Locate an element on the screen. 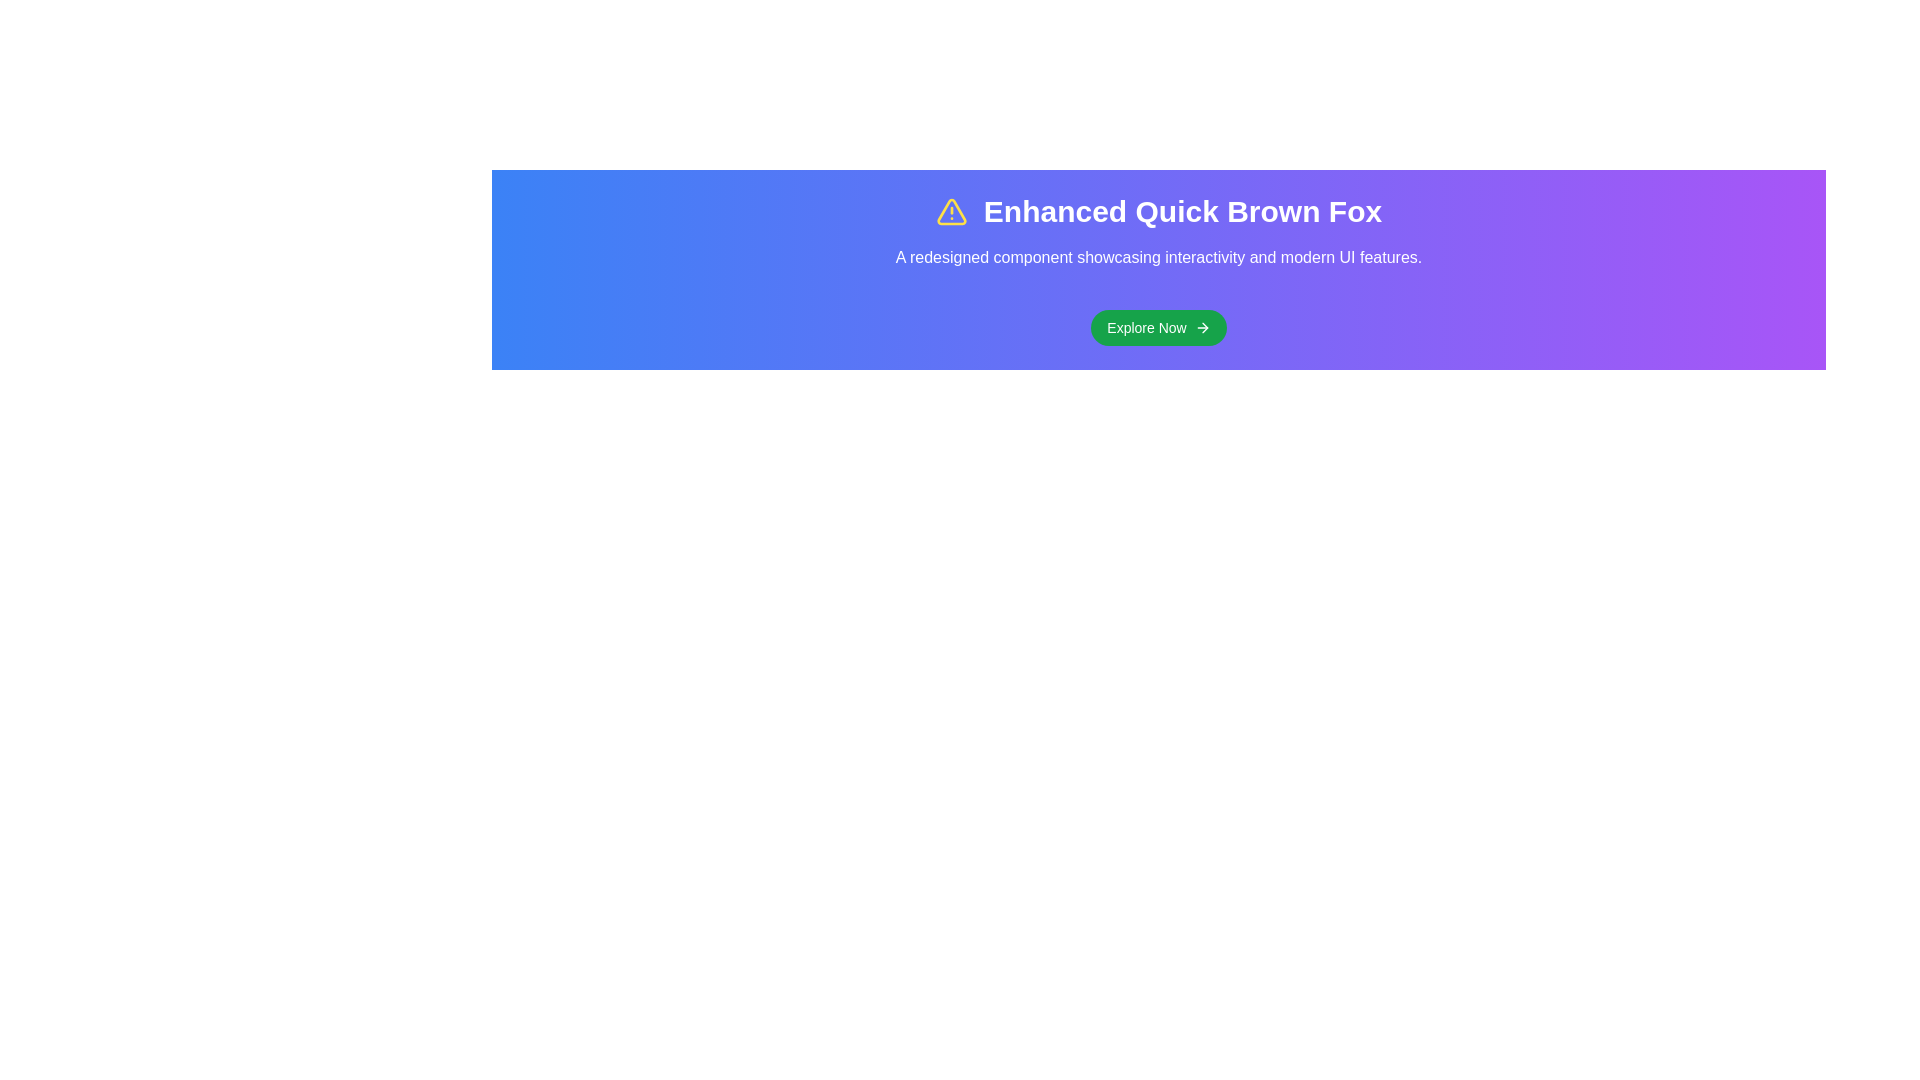  the yellow triangular warning icon with an exclamation mark located near the top center of the interface, preceding the text 'Enhanced Quick Brown Fox' is located at coordinates (950, 212).